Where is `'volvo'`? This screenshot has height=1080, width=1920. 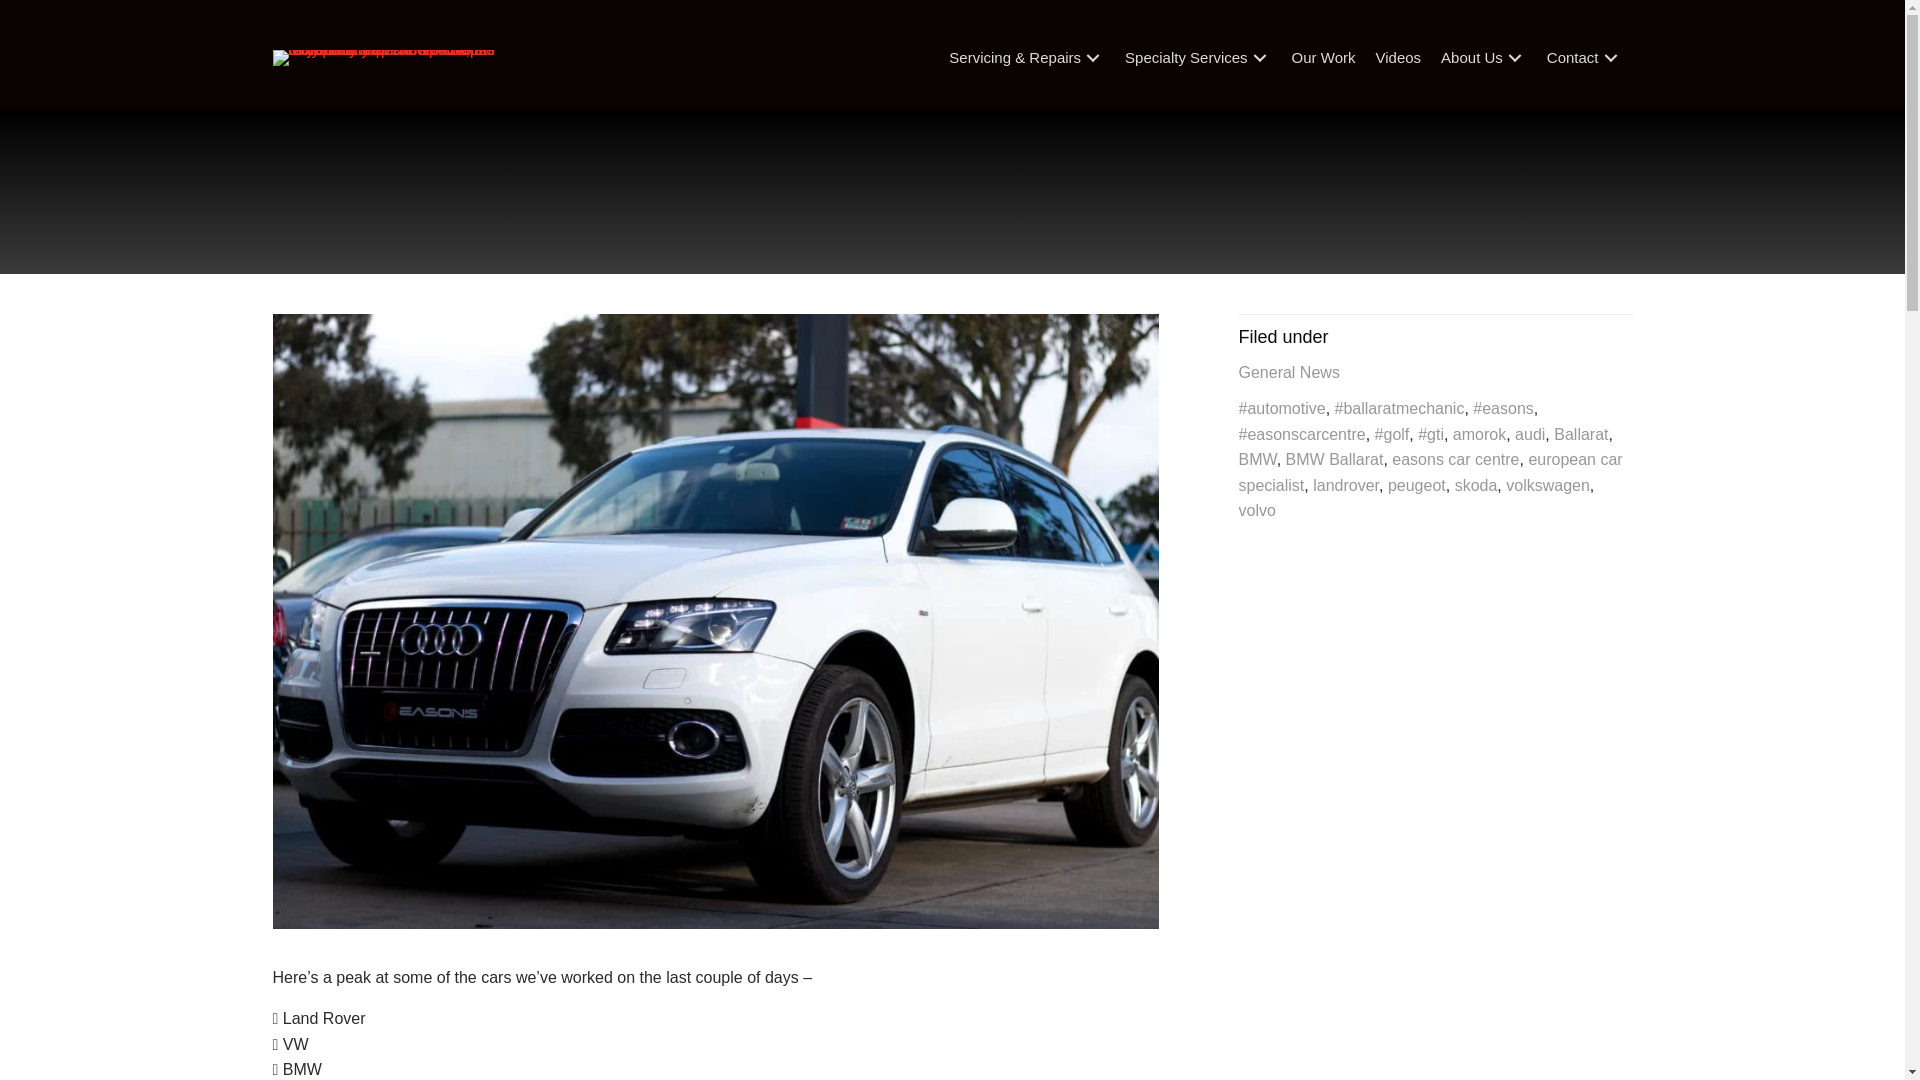 'volvo' is located at coordinates (1237, 509).